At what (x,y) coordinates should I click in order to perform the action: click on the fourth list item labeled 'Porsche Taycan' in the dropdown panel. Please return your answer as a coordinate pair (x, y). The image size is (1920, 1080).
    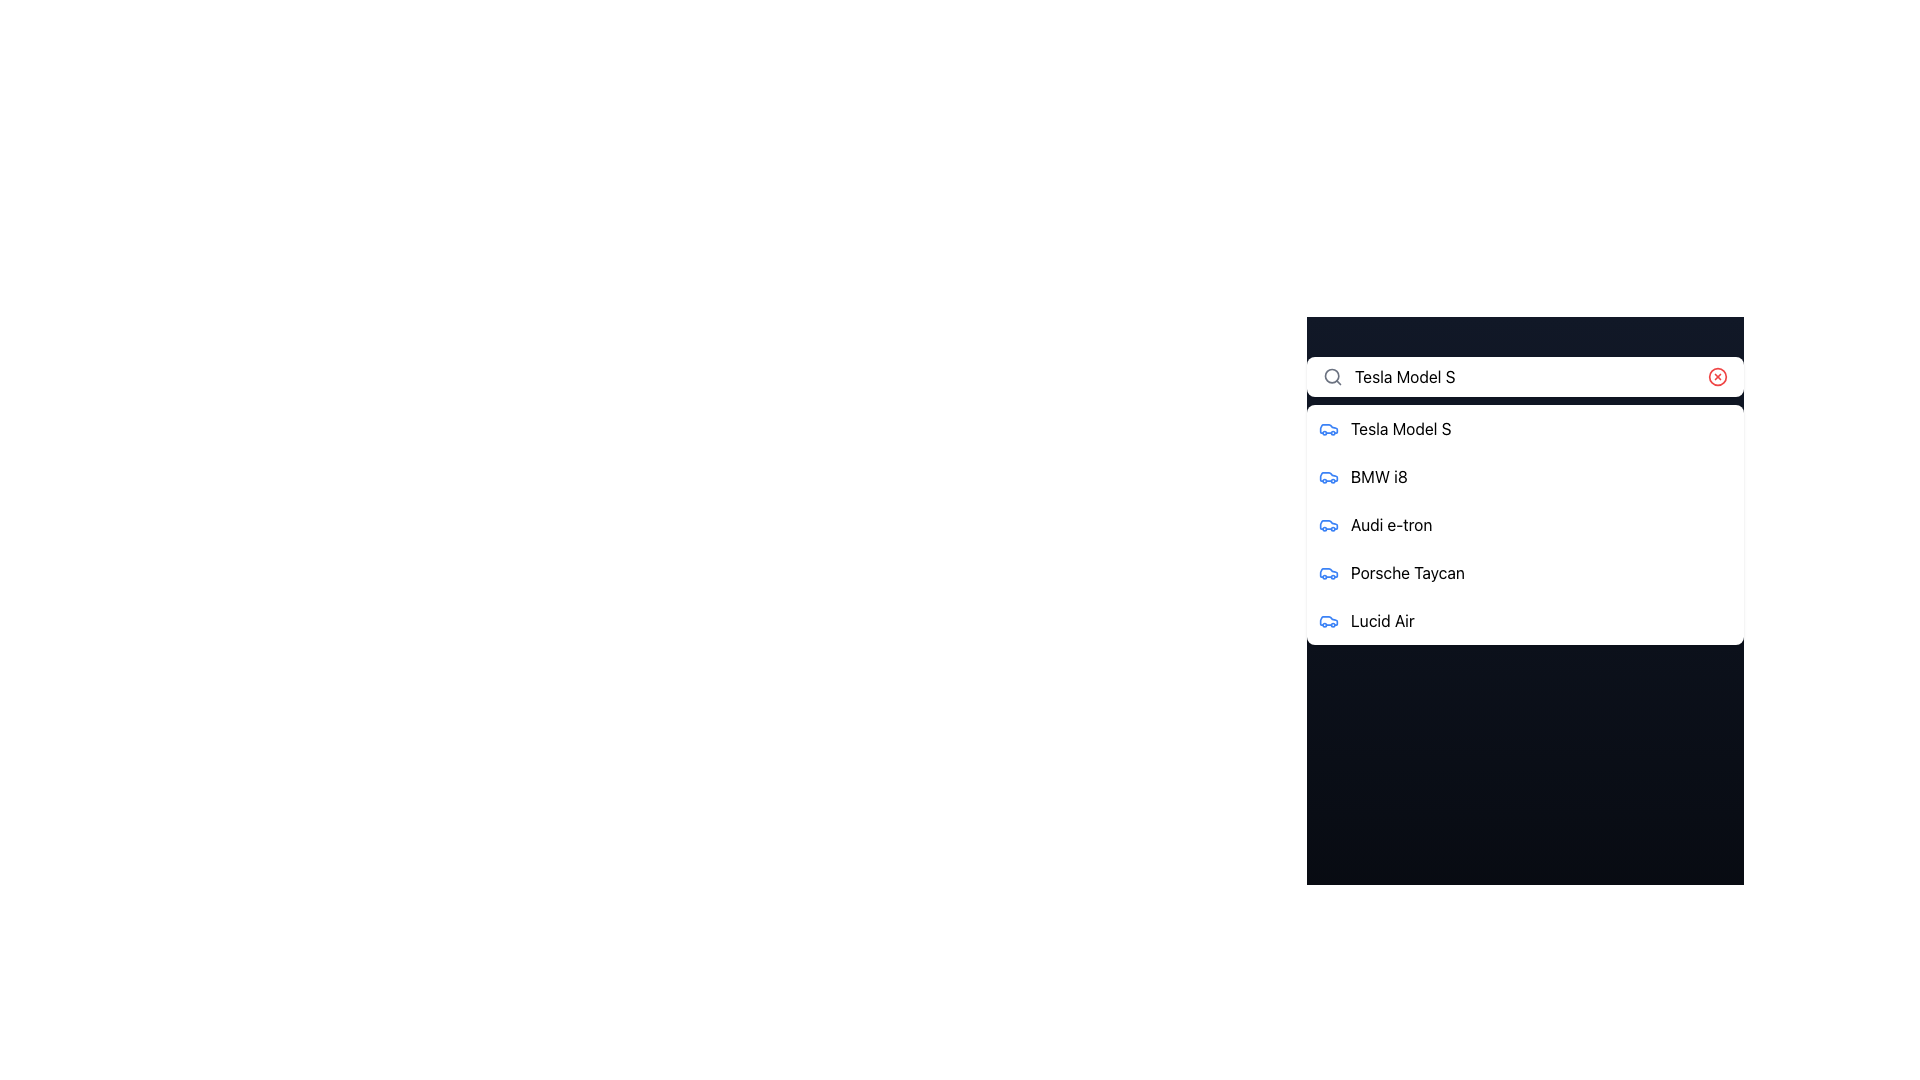
    Looking at the image, I should click on (1524, 573).